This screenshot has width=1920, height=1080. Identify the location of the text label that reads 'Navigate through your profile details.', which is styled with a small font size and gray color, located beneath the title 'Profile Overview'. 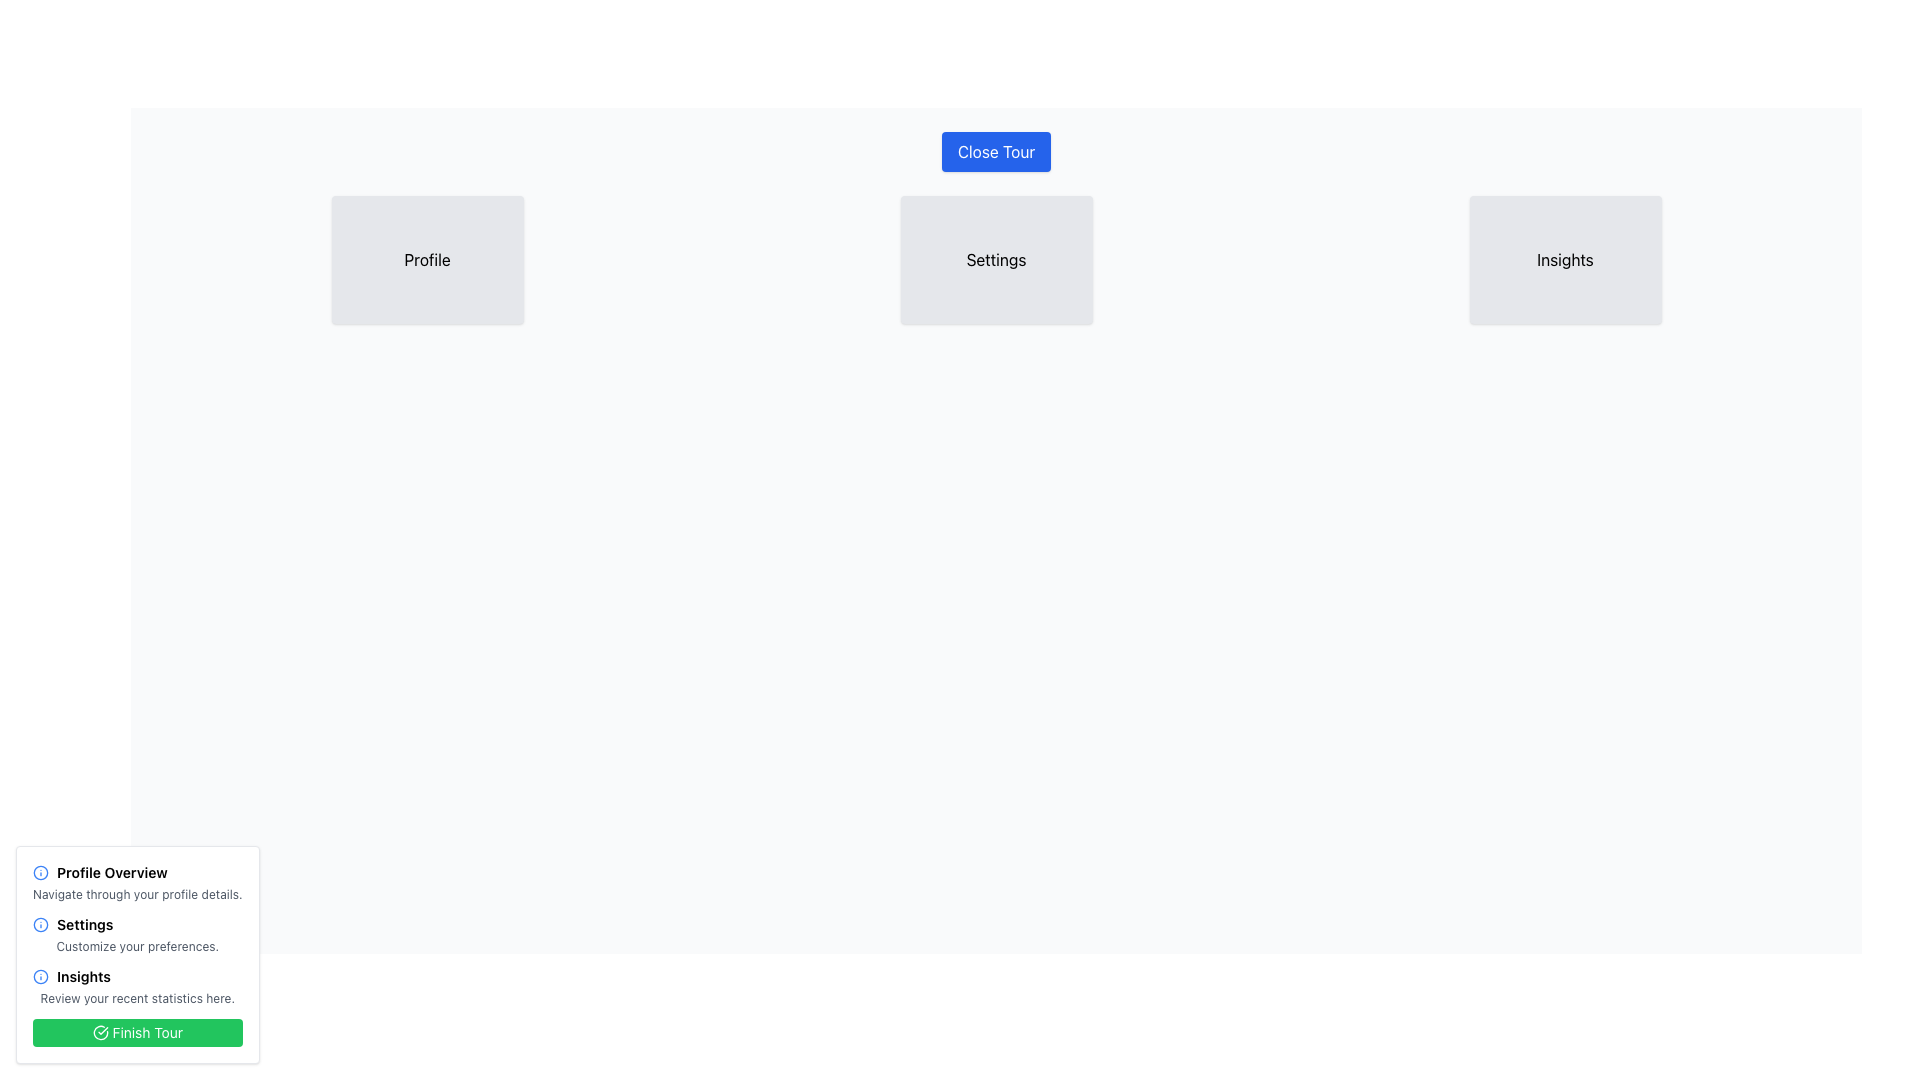
(136, 893).